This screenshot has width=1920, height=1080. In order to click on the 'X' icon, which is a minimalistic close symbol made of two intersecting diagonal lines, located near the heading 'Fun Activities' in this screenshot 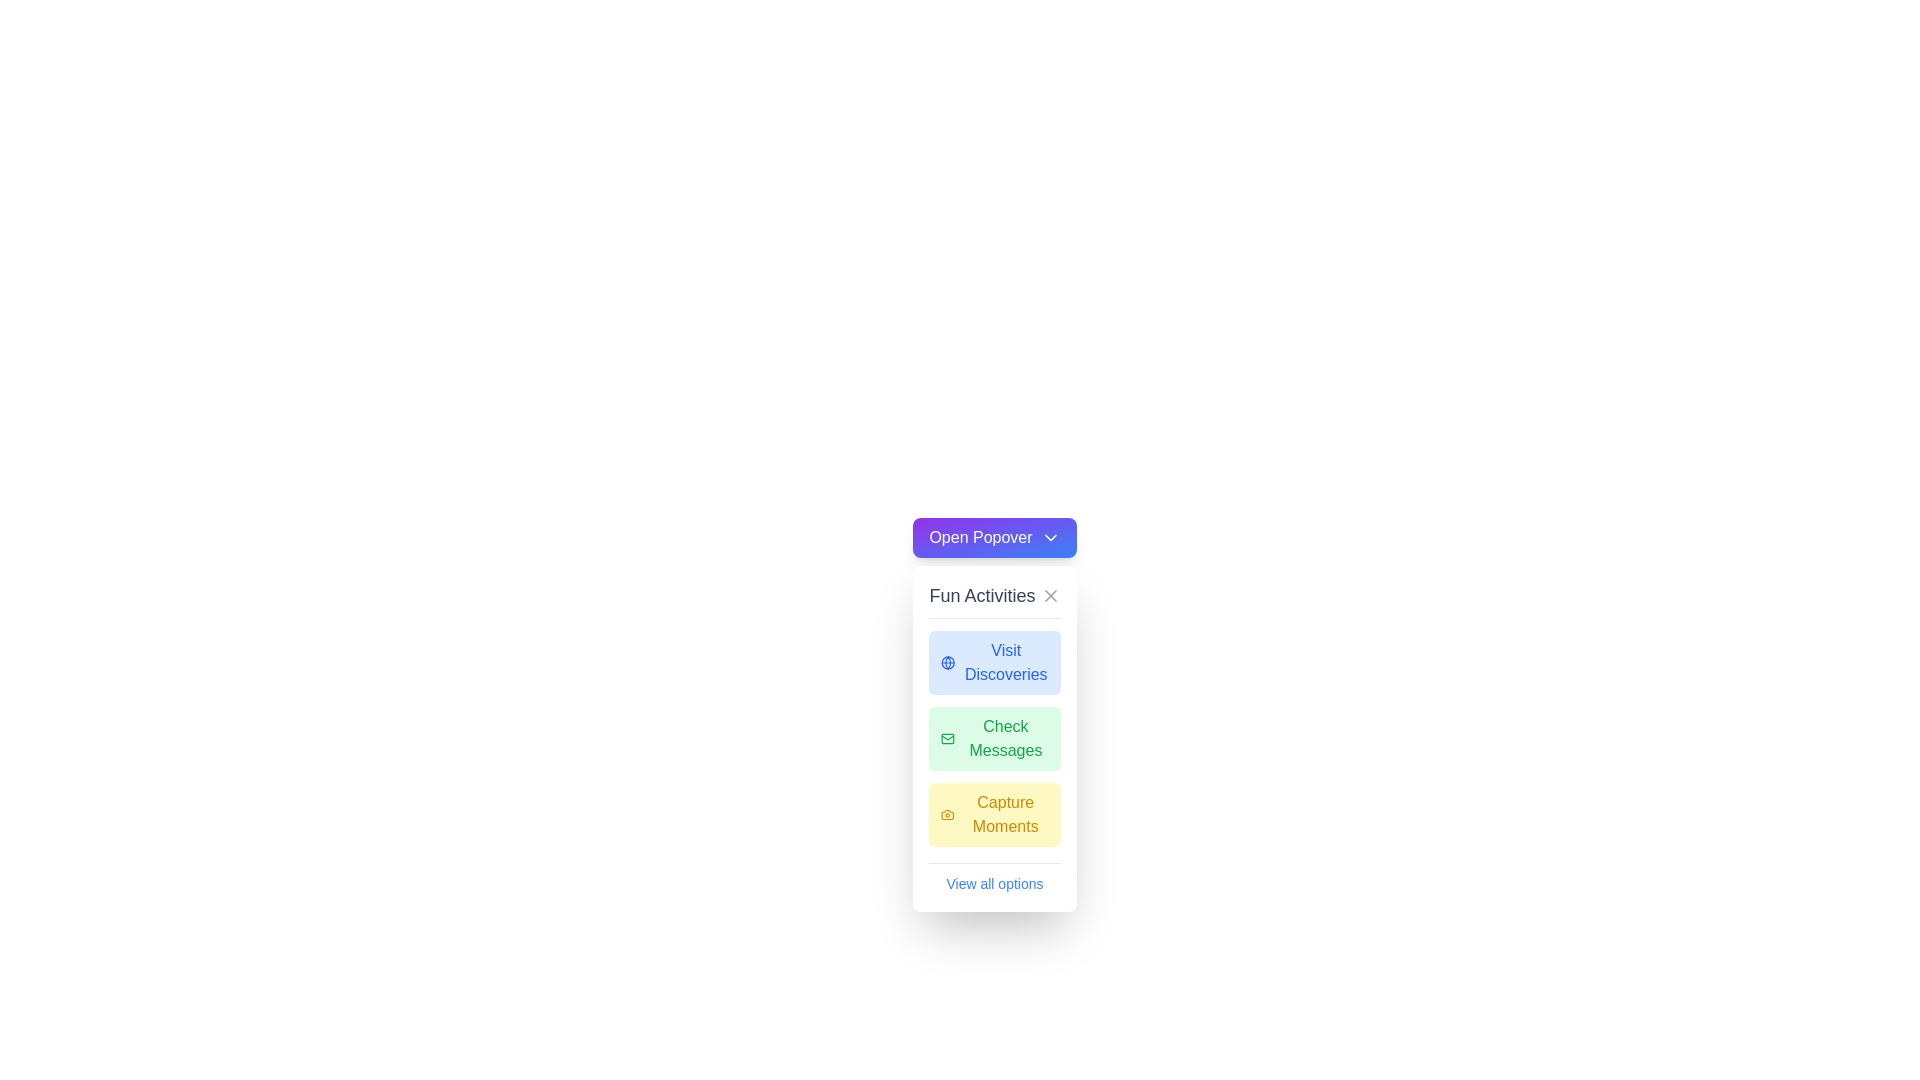, I will do `click(1049, 595)`.